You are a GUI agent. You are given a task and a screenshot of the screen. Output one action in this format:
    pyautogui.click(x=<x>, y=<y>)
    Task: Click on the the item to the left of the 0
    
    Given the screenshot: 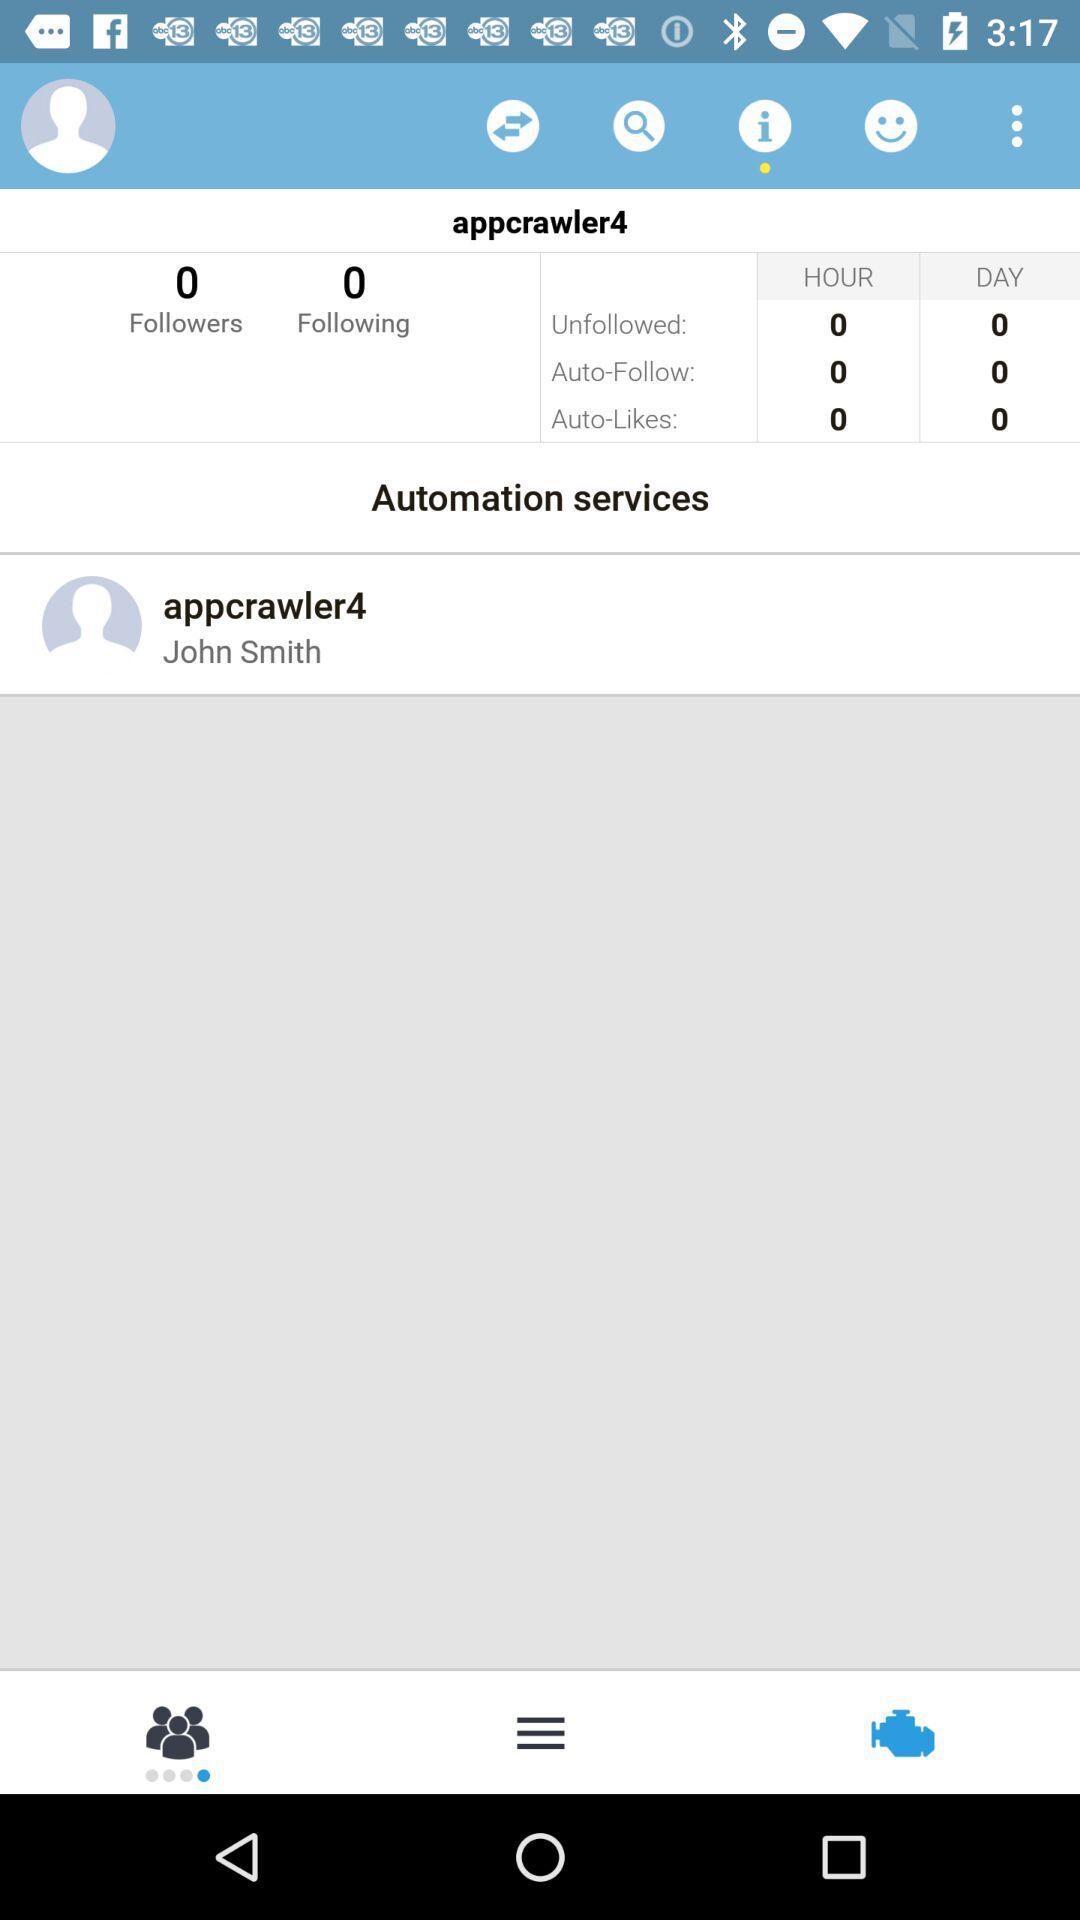 What is the action you would take?
    pyautogui.click(x=185, y=295)
    